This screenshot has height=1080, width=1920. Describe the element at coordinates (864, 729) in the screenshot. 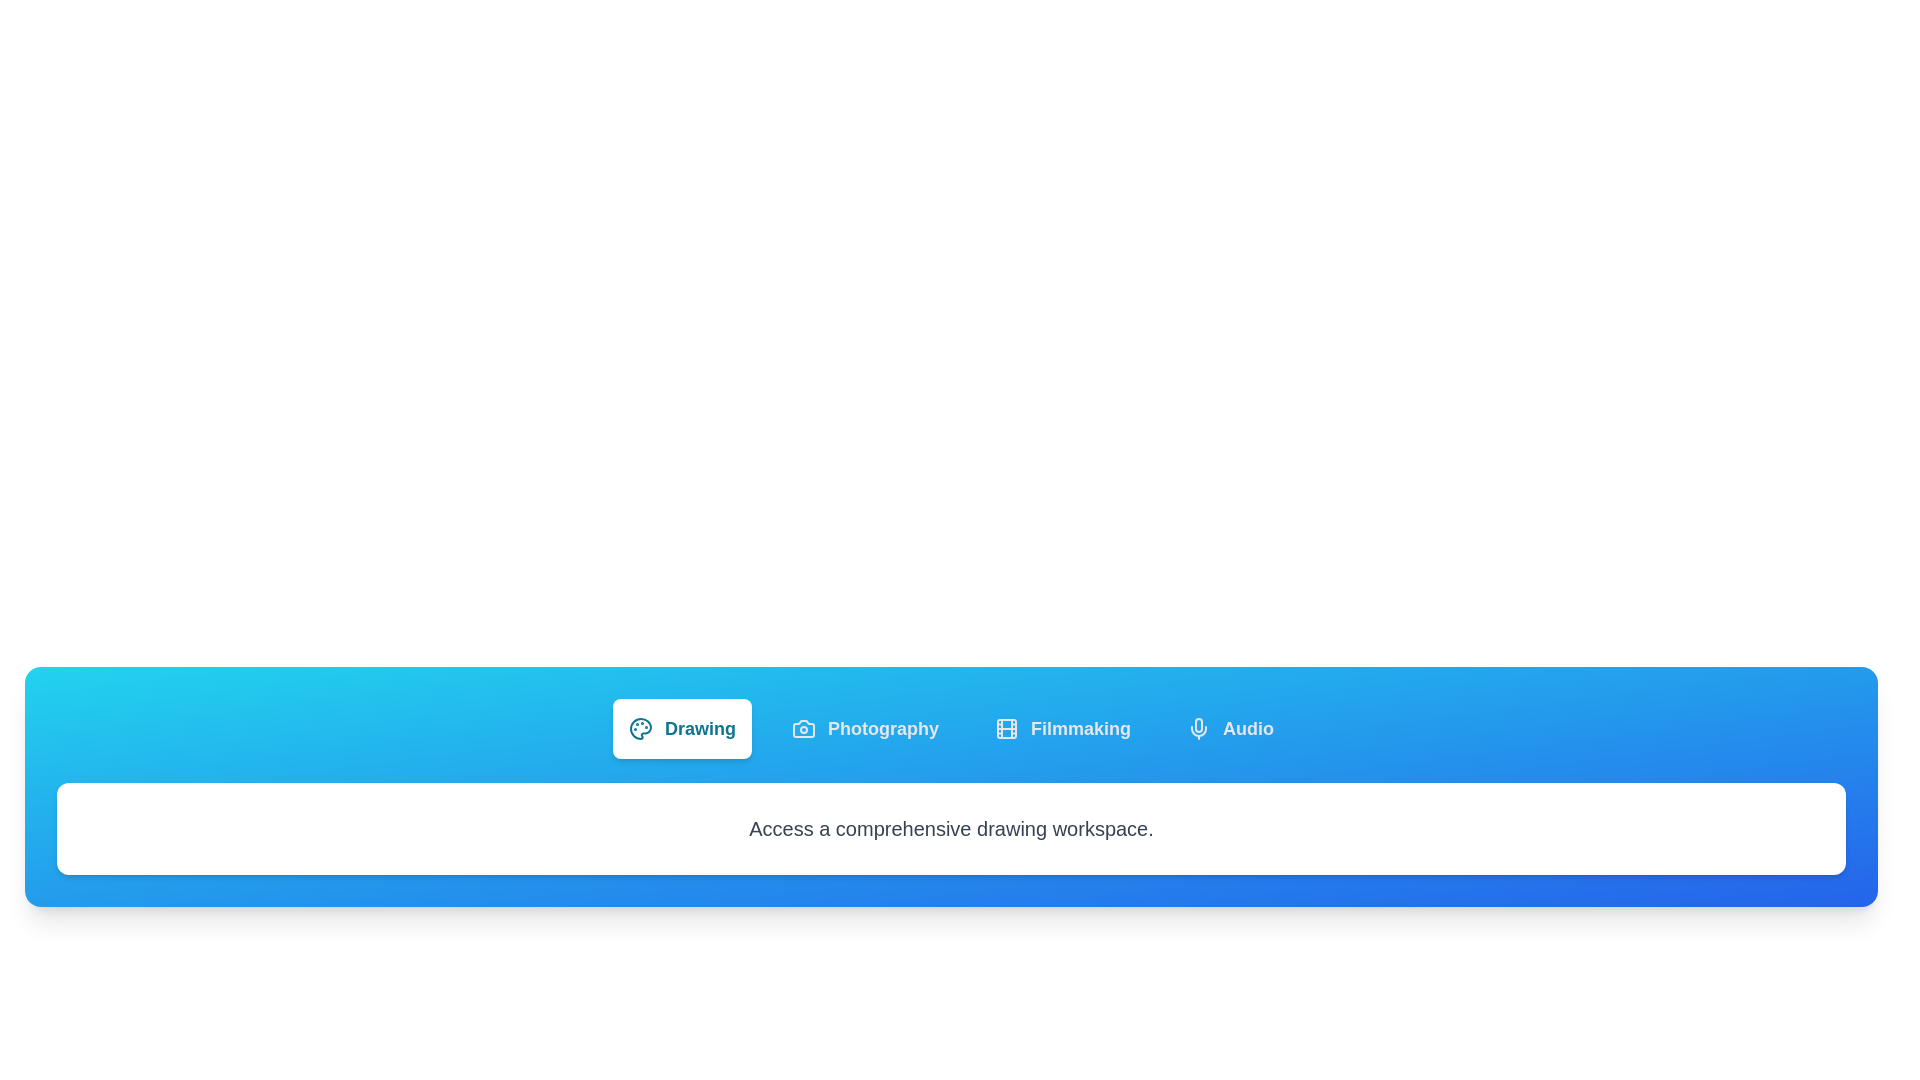

I see `the tab labeled Photography to display its content` at that location.